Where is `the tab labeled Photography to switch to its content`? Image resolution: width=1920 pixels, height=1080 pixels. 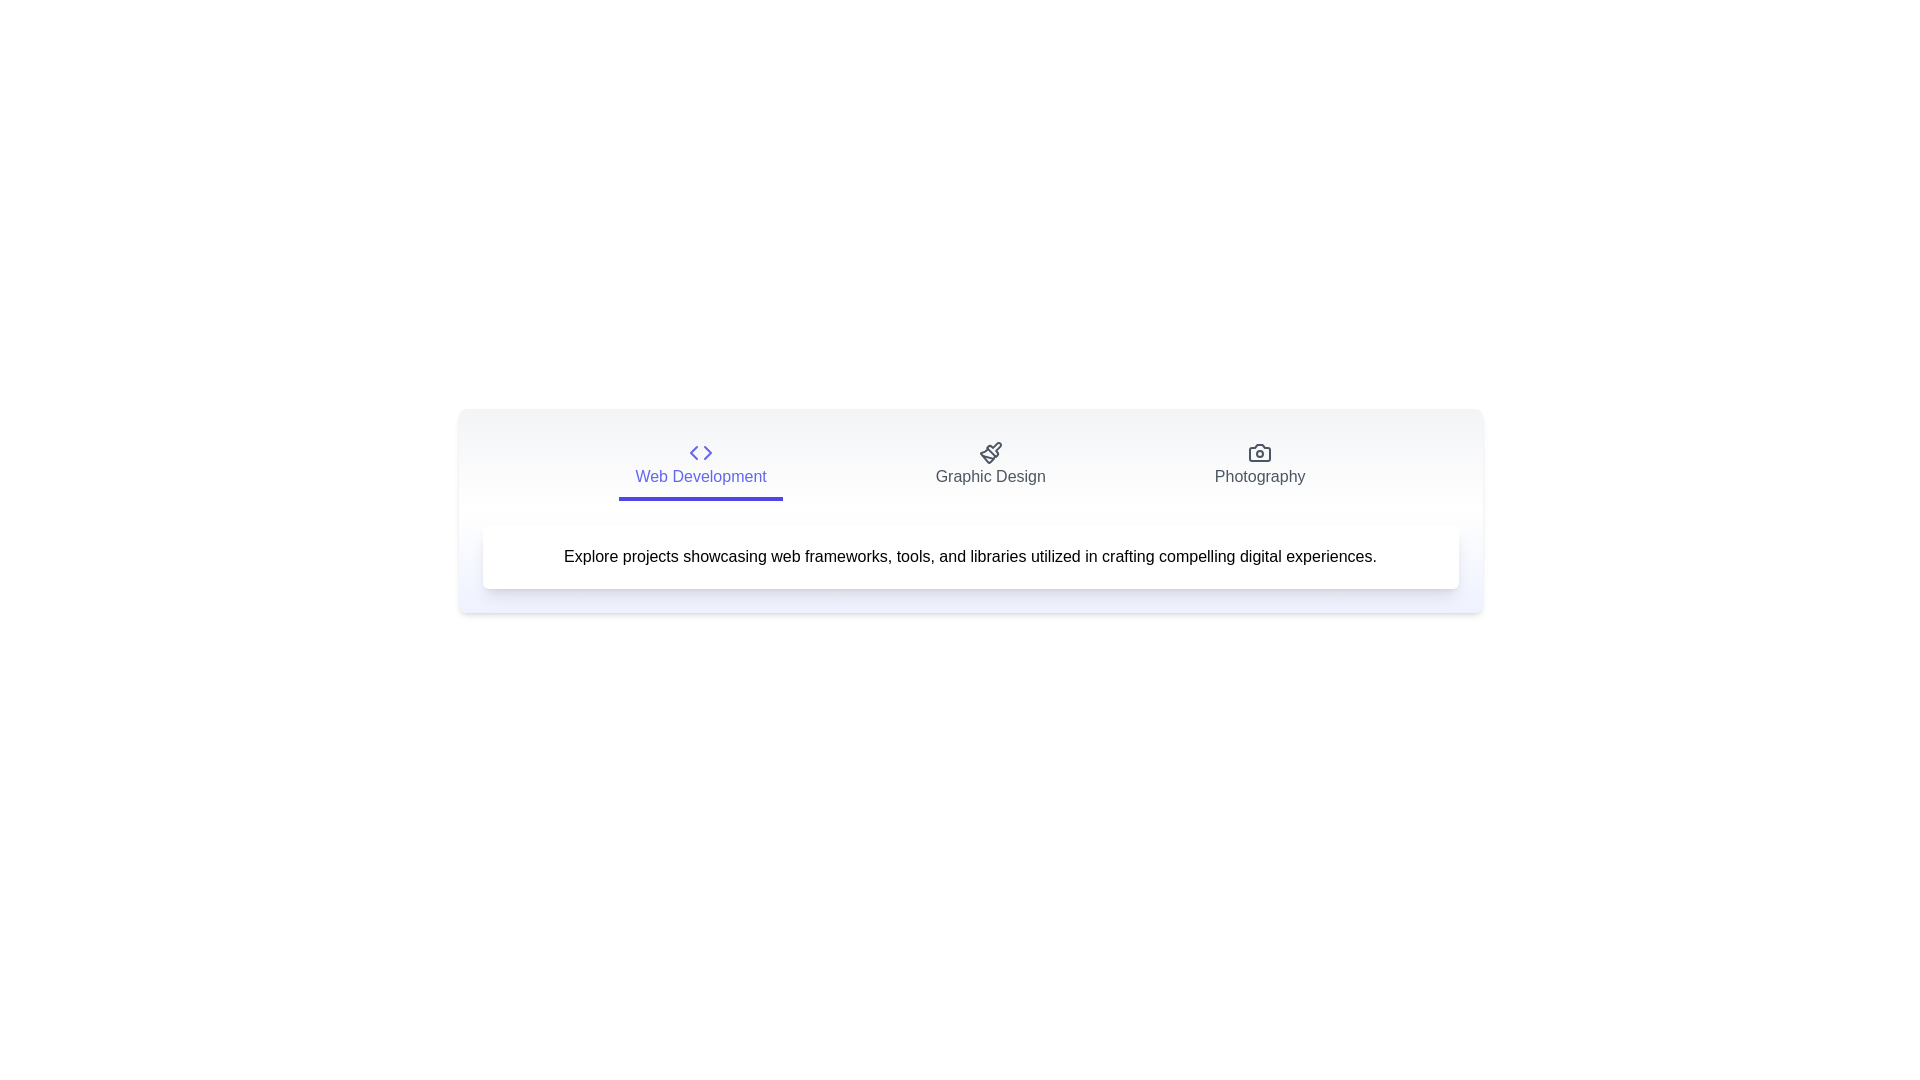 the tab labeled Photography to switch to its content is located at coordinates (1259, 466).